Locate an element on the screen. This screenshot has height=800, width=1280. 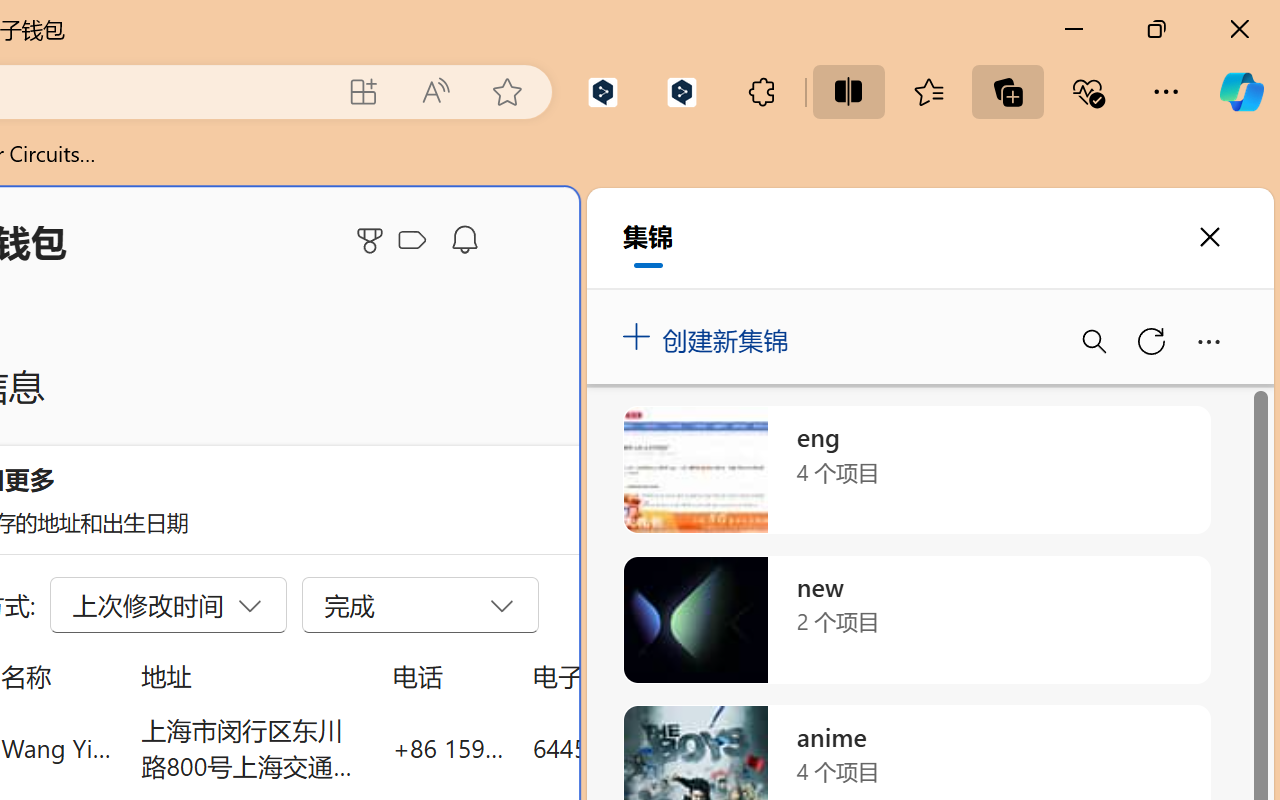
'Copilot (Ctrl+Shift+.)' is located at coordinates (1240, 91).